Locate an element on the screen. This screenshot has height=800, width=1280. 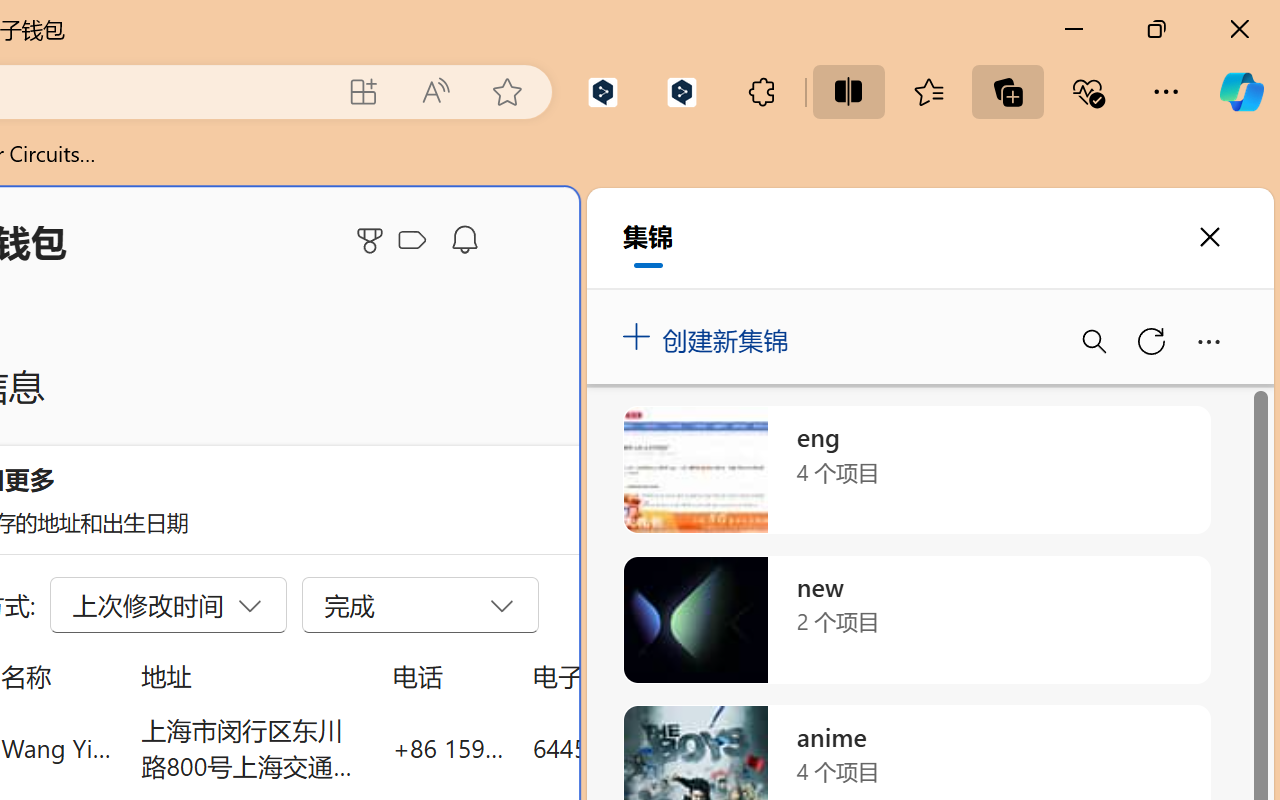
'Copilot (Ctrl+Shift+.)' is located at coordinates (1240, 91).